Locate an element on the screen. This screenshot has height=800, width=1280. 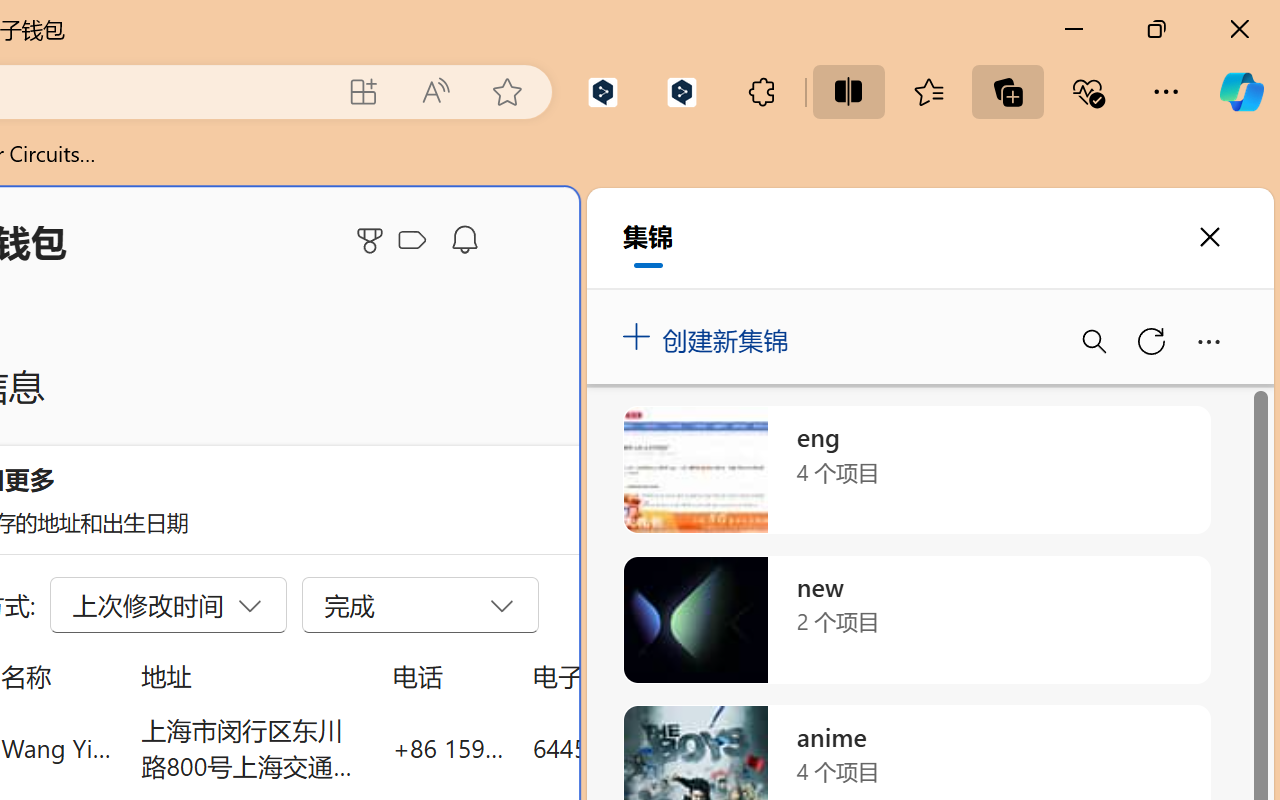
'Copilot (Ctrl+Shift+.)' is located at coordinates (1240, 91).